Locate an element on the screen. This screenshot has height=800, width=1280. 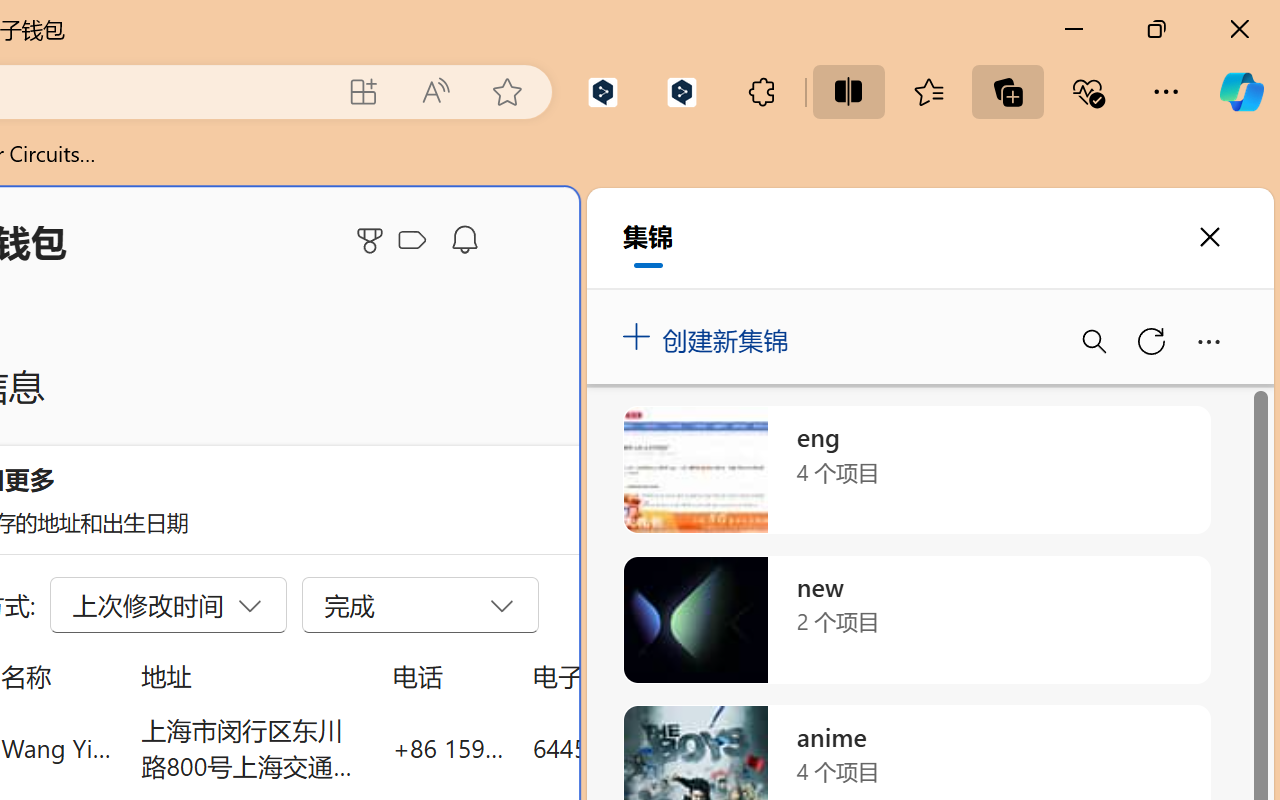
'Copilot (Ctrl+Shift+.)' is located at coordinates (1240, 91).